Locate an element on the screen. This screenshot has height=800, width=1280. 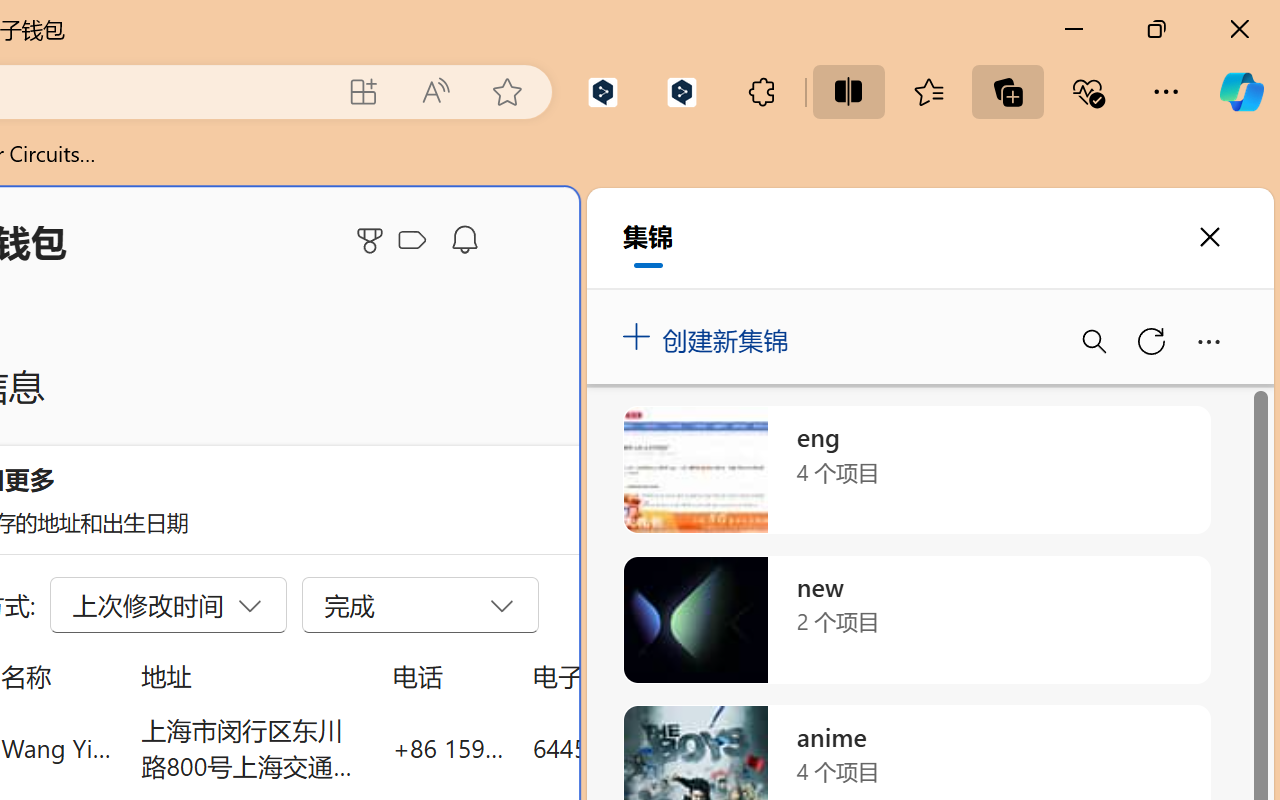
'Copilot (Ctrl+Shift+.)' is located at coordinates (1240, 91).